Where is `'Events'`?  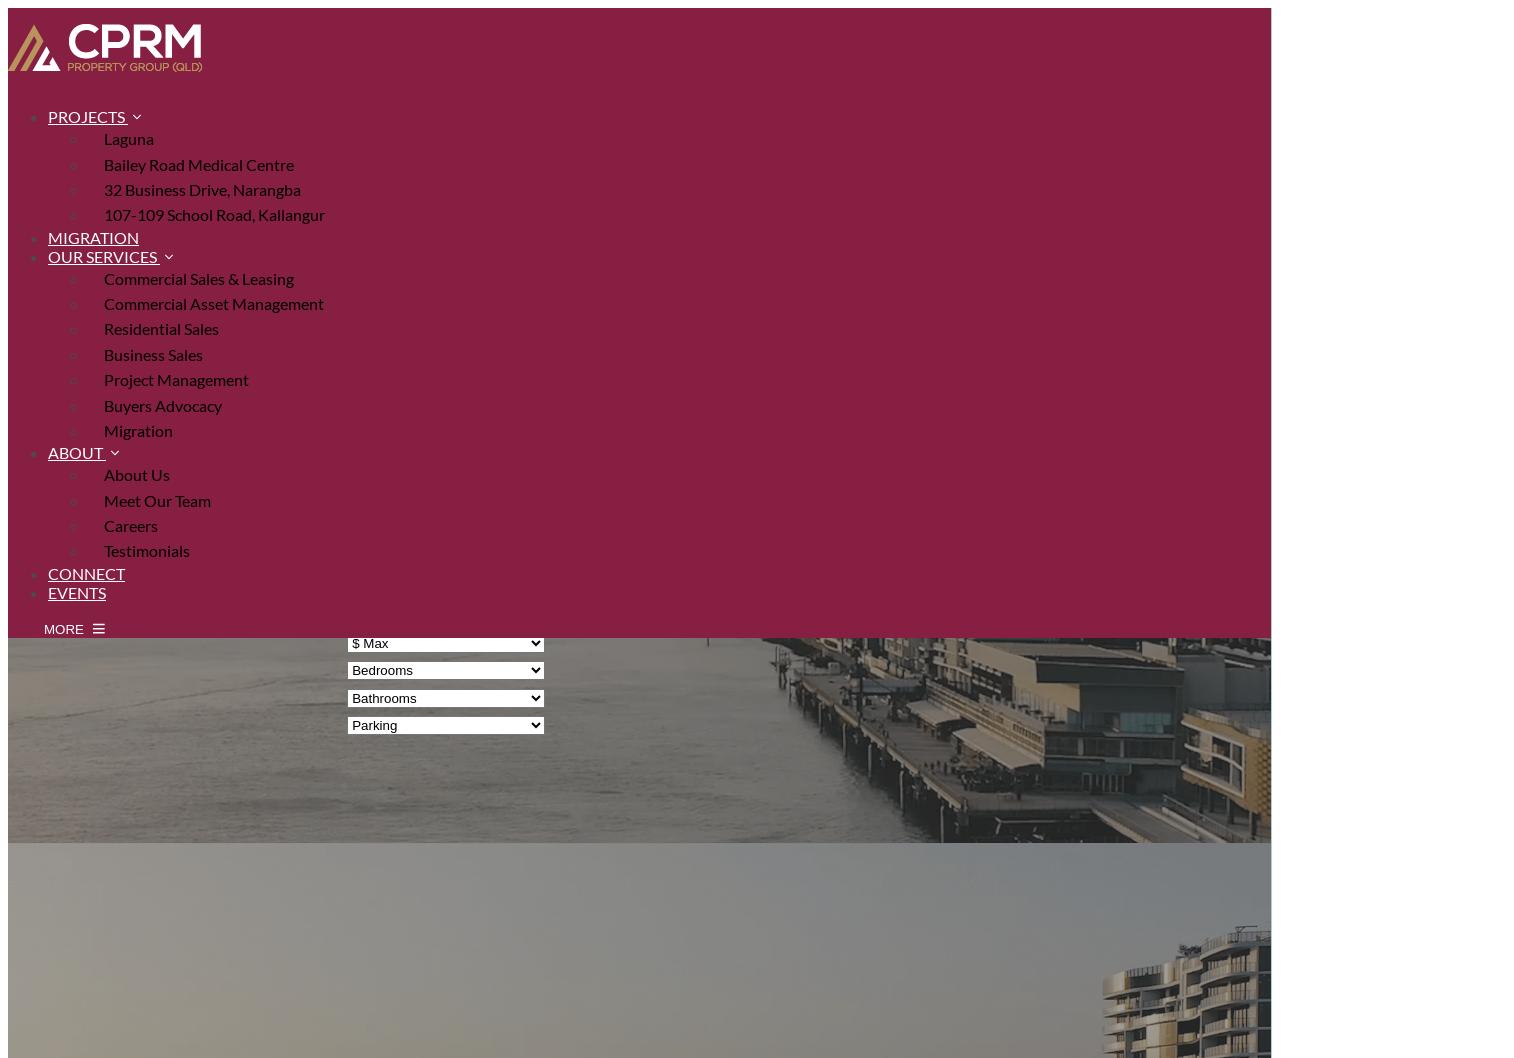
'Events' is located at coordinates (76, 591).